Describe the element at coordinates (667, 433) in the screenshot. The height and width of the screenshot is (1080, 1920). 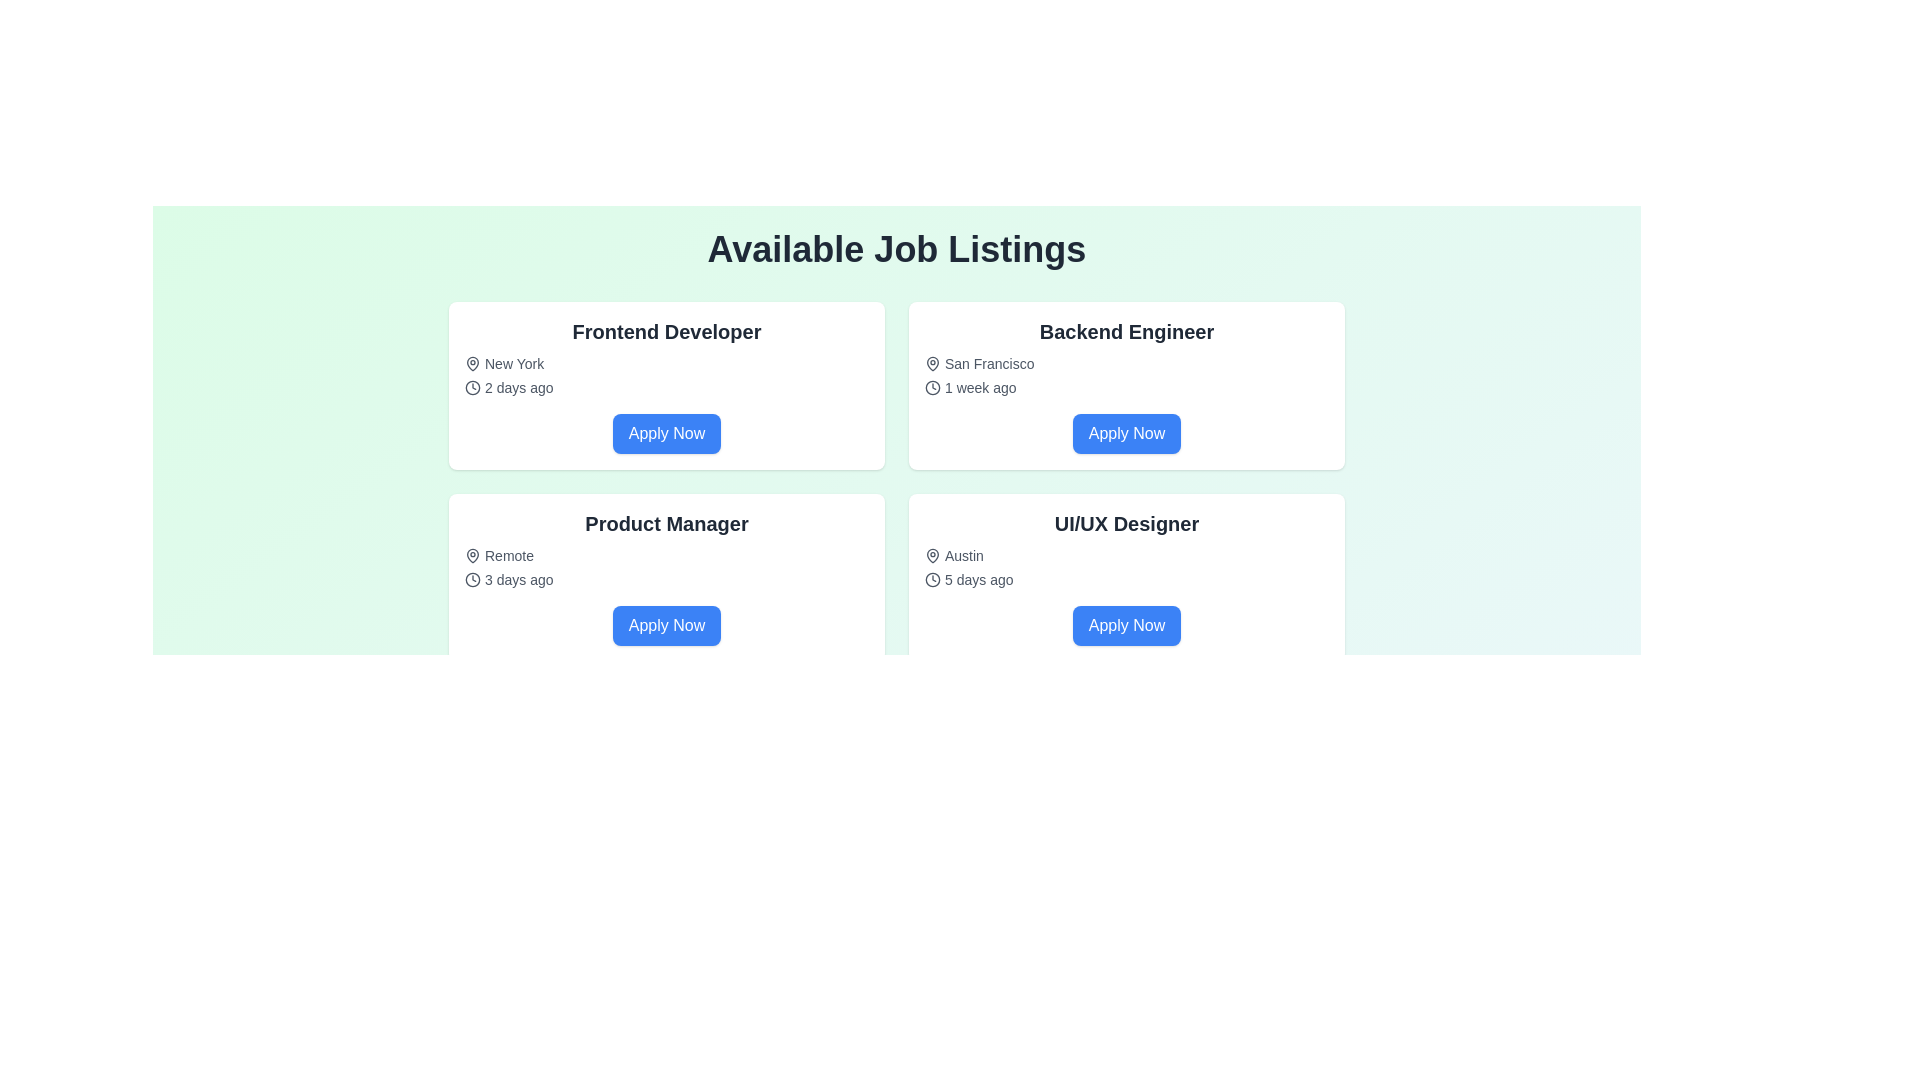
I see `the button located at the bottom of the 'Frontend Developer' job listing to initiate the application process` at that location.